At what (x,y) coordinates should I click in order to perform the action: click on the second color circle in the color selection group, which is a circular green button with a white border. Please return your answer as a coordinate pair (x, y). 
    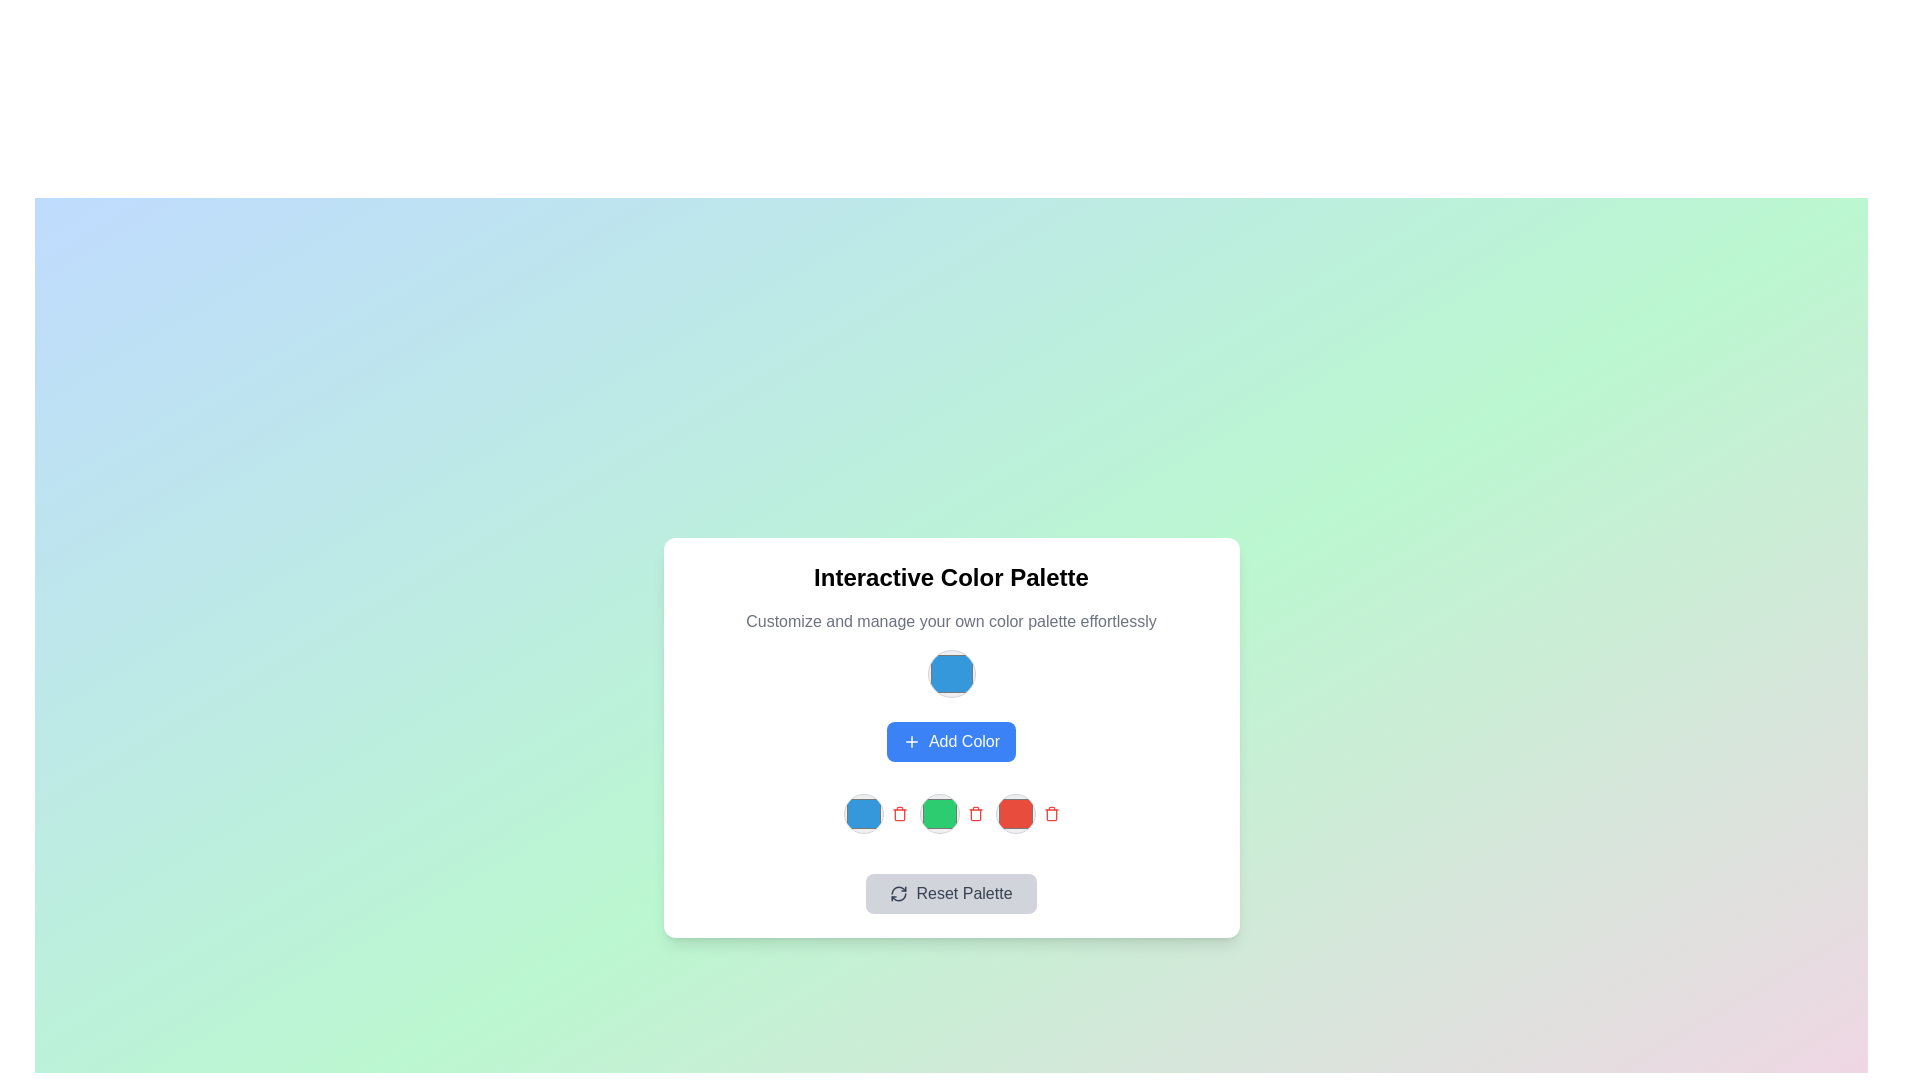
    Looking at the image, I should click on (950, 813).